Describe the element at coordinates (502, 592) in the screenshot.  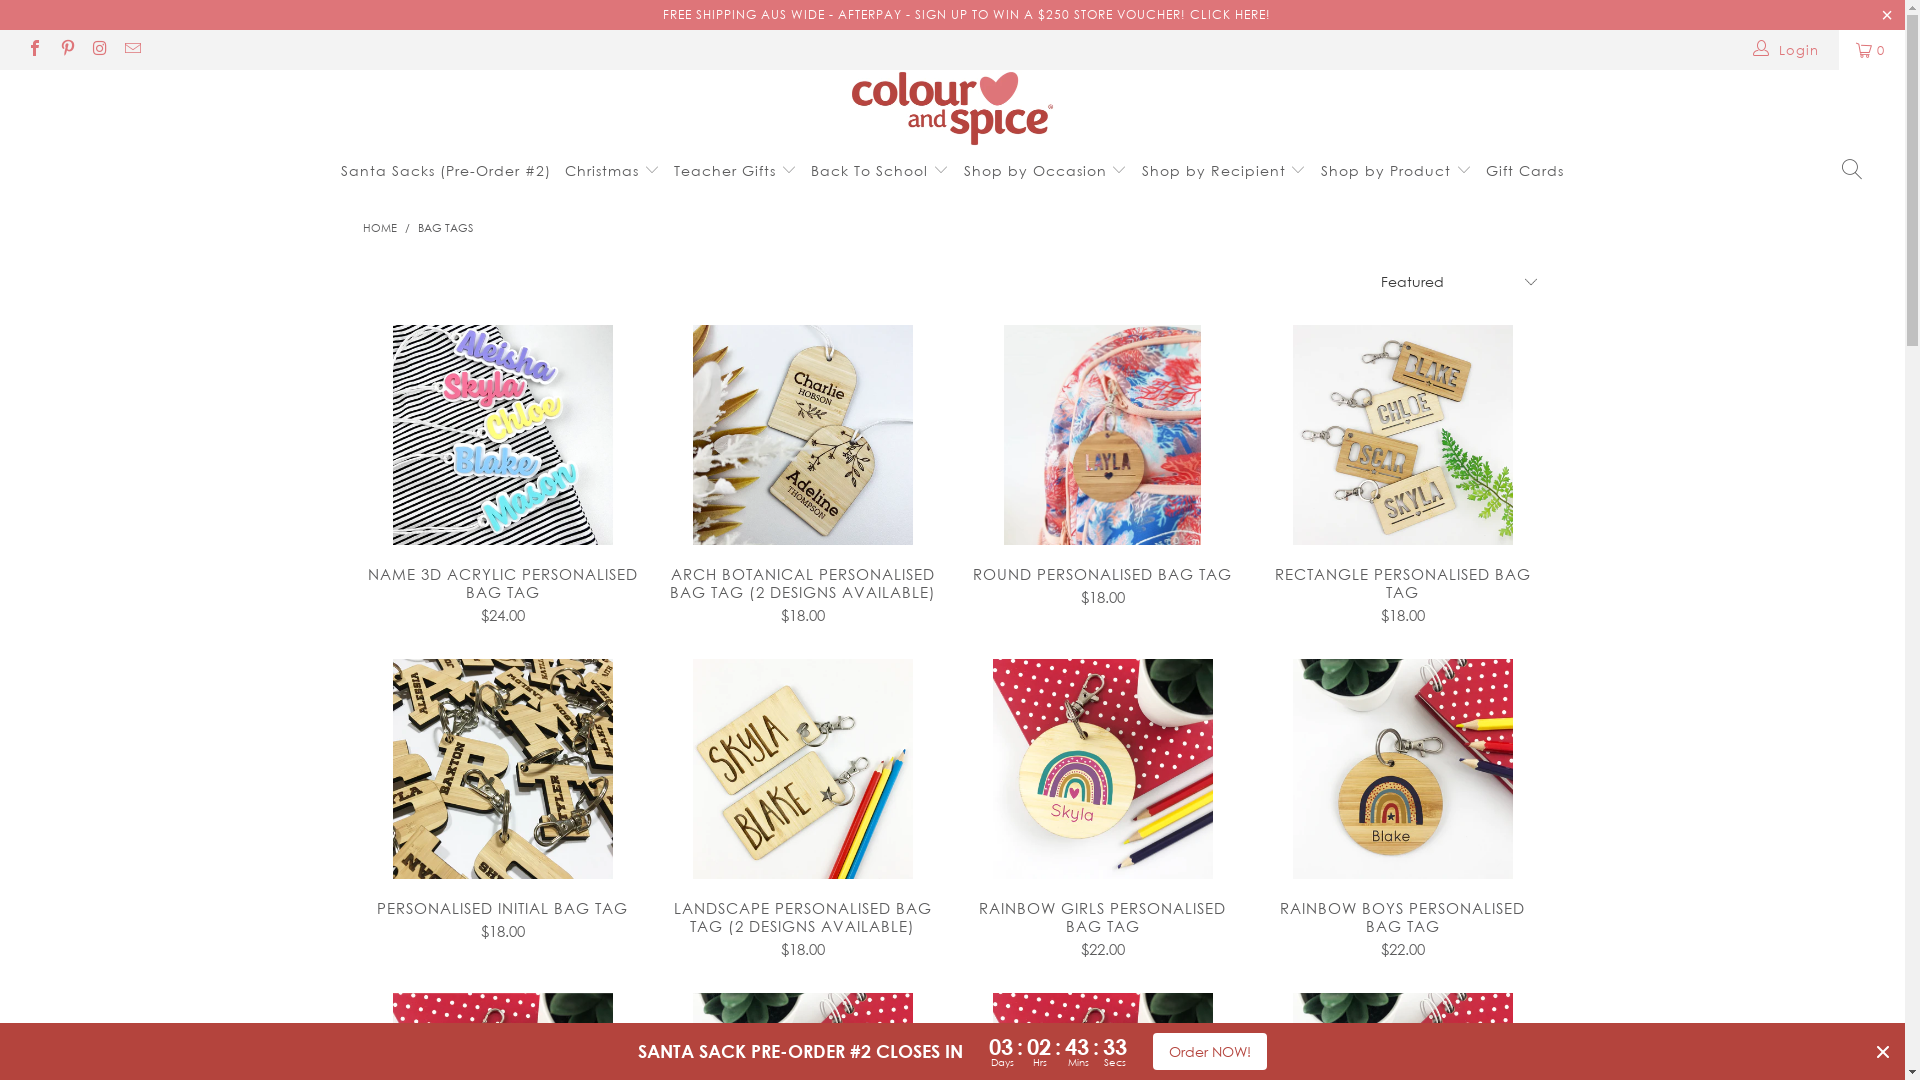
I see `'NAME 3D ACRYLIC PERSONALISED BAG TAG` at that location.